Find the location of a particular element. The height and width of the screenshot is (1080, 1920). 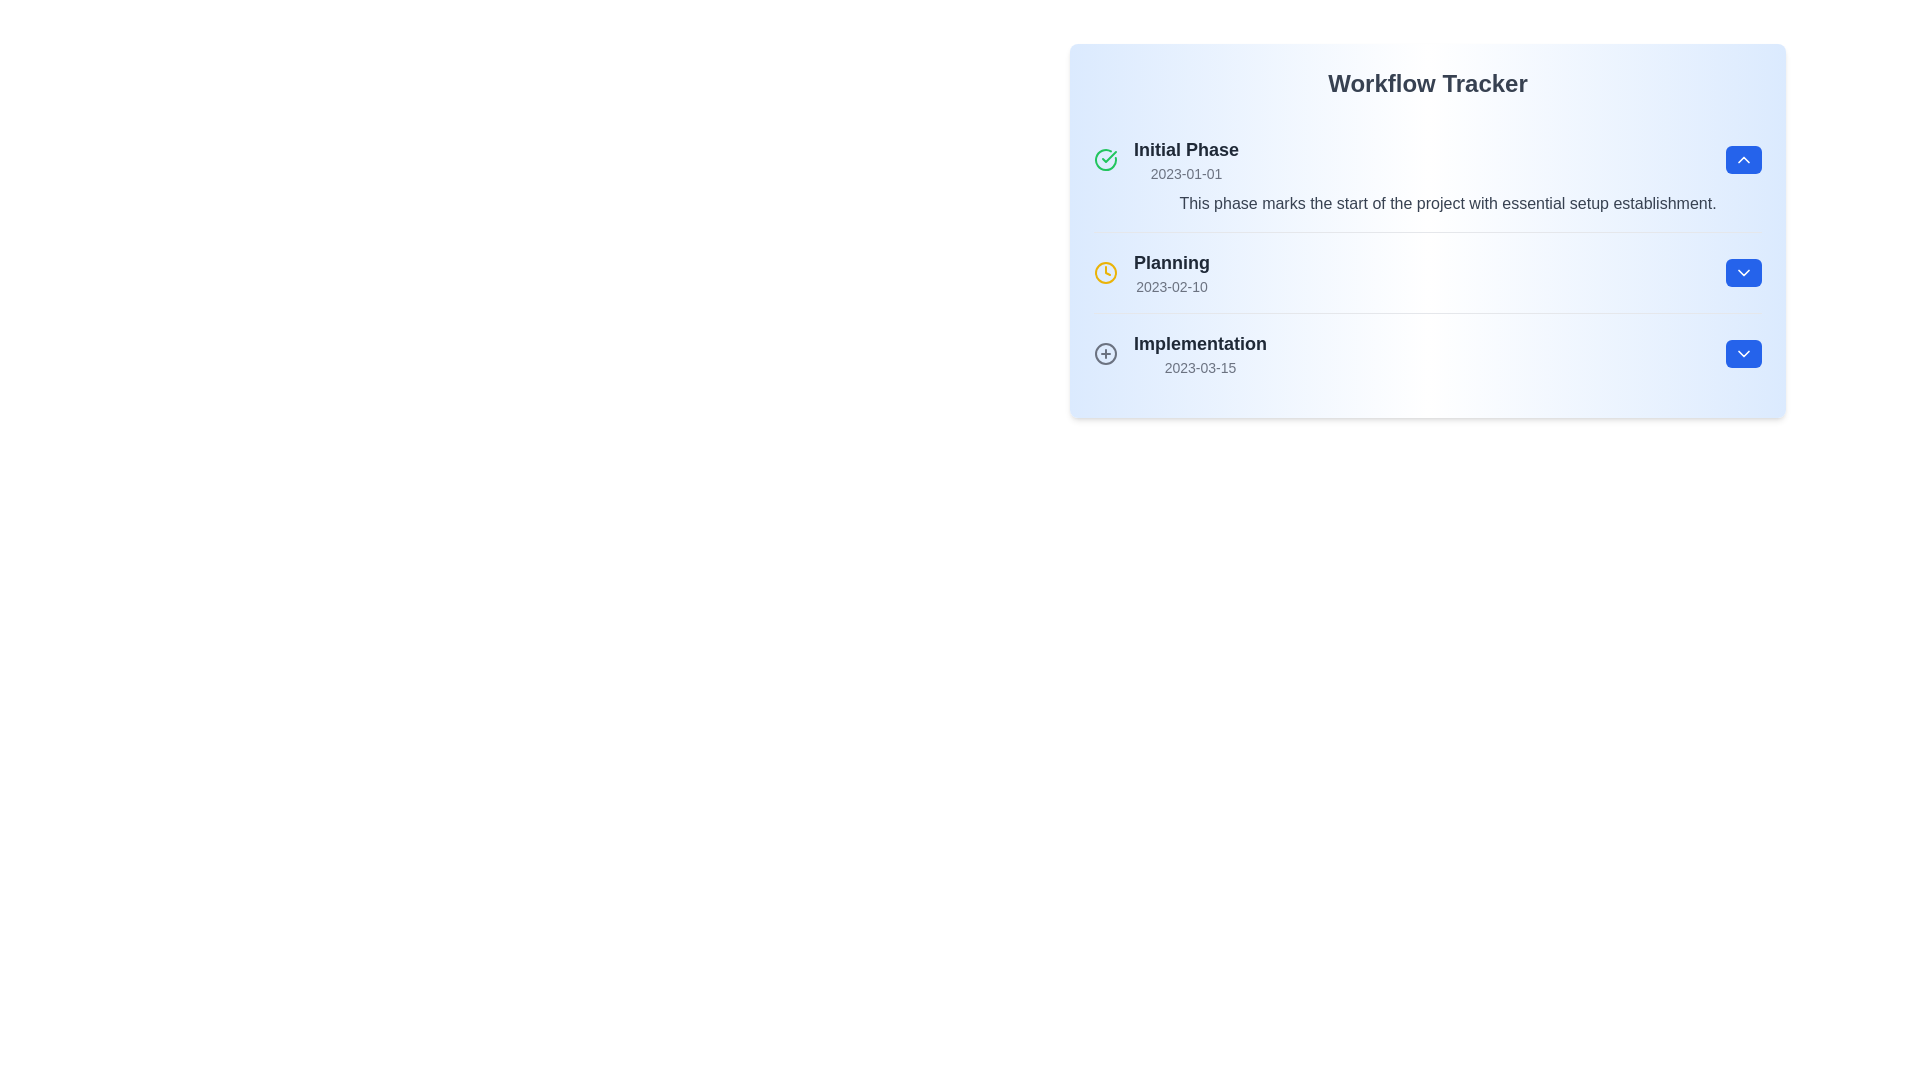

text label indicating the 'Planning' phase with the date '2023-02-10' in the workflow tracker, located between 'Initial Phase' and 'Implementation' is located at coordinates (1171, 273).